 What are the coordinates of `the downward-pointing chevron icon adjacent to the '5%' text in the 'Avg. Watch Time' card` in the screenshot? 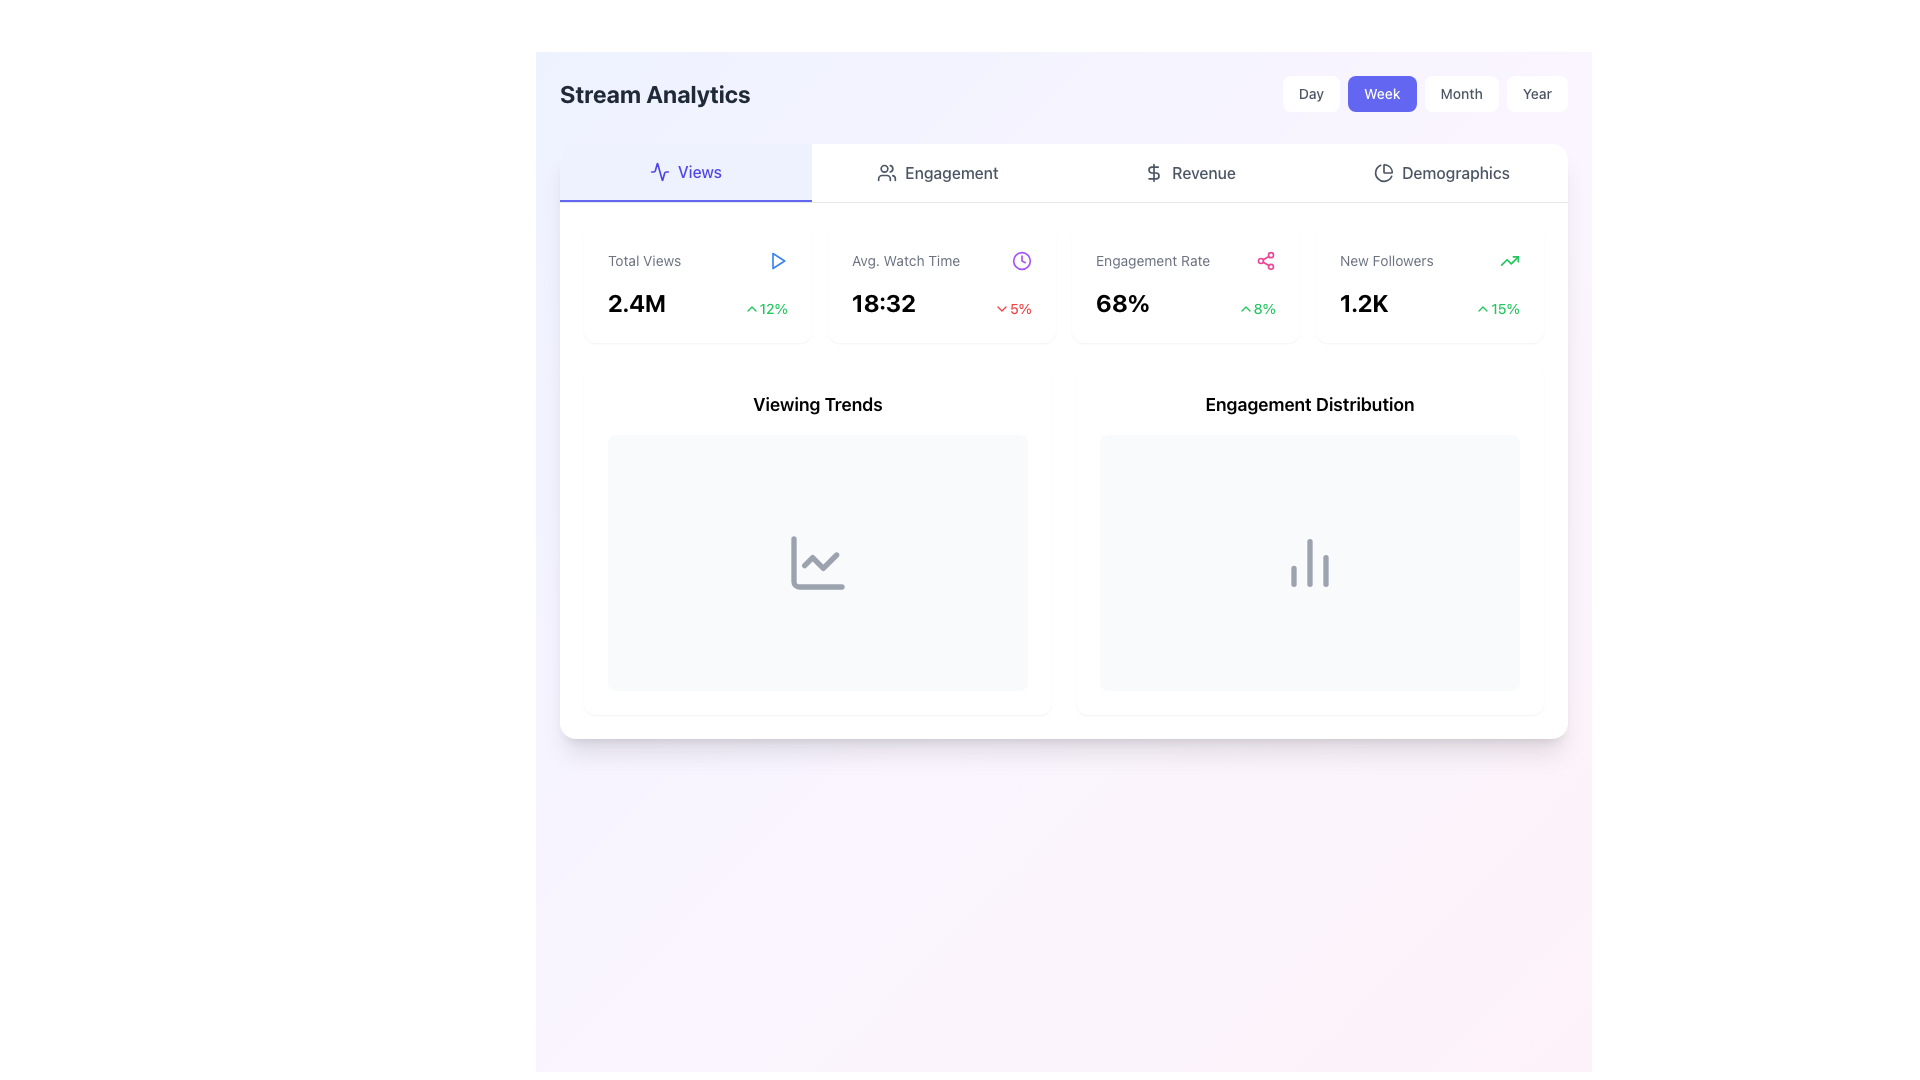 It's located at (1001, 308).